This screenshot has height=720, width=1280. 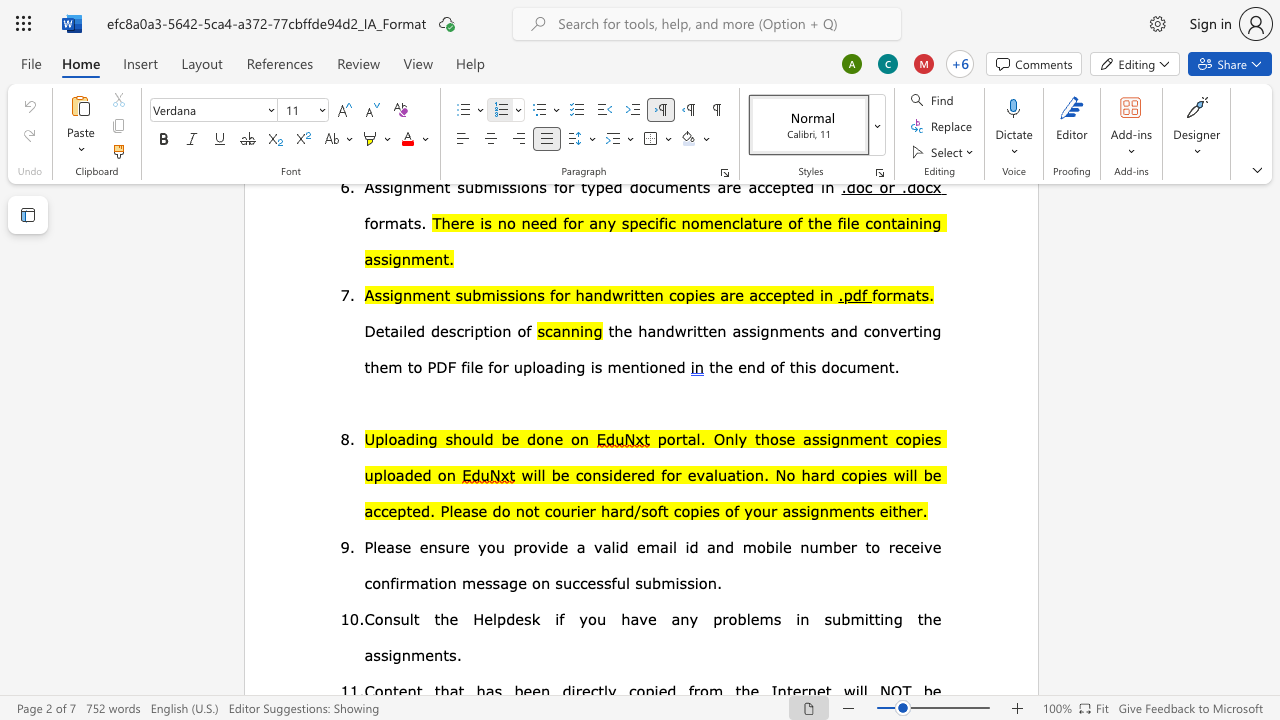 What do you see at coordinates (389, 437) in the screenshot?
I see `the space between the continuous character "l" and "o" in the text` at bounding box center [389, 437].